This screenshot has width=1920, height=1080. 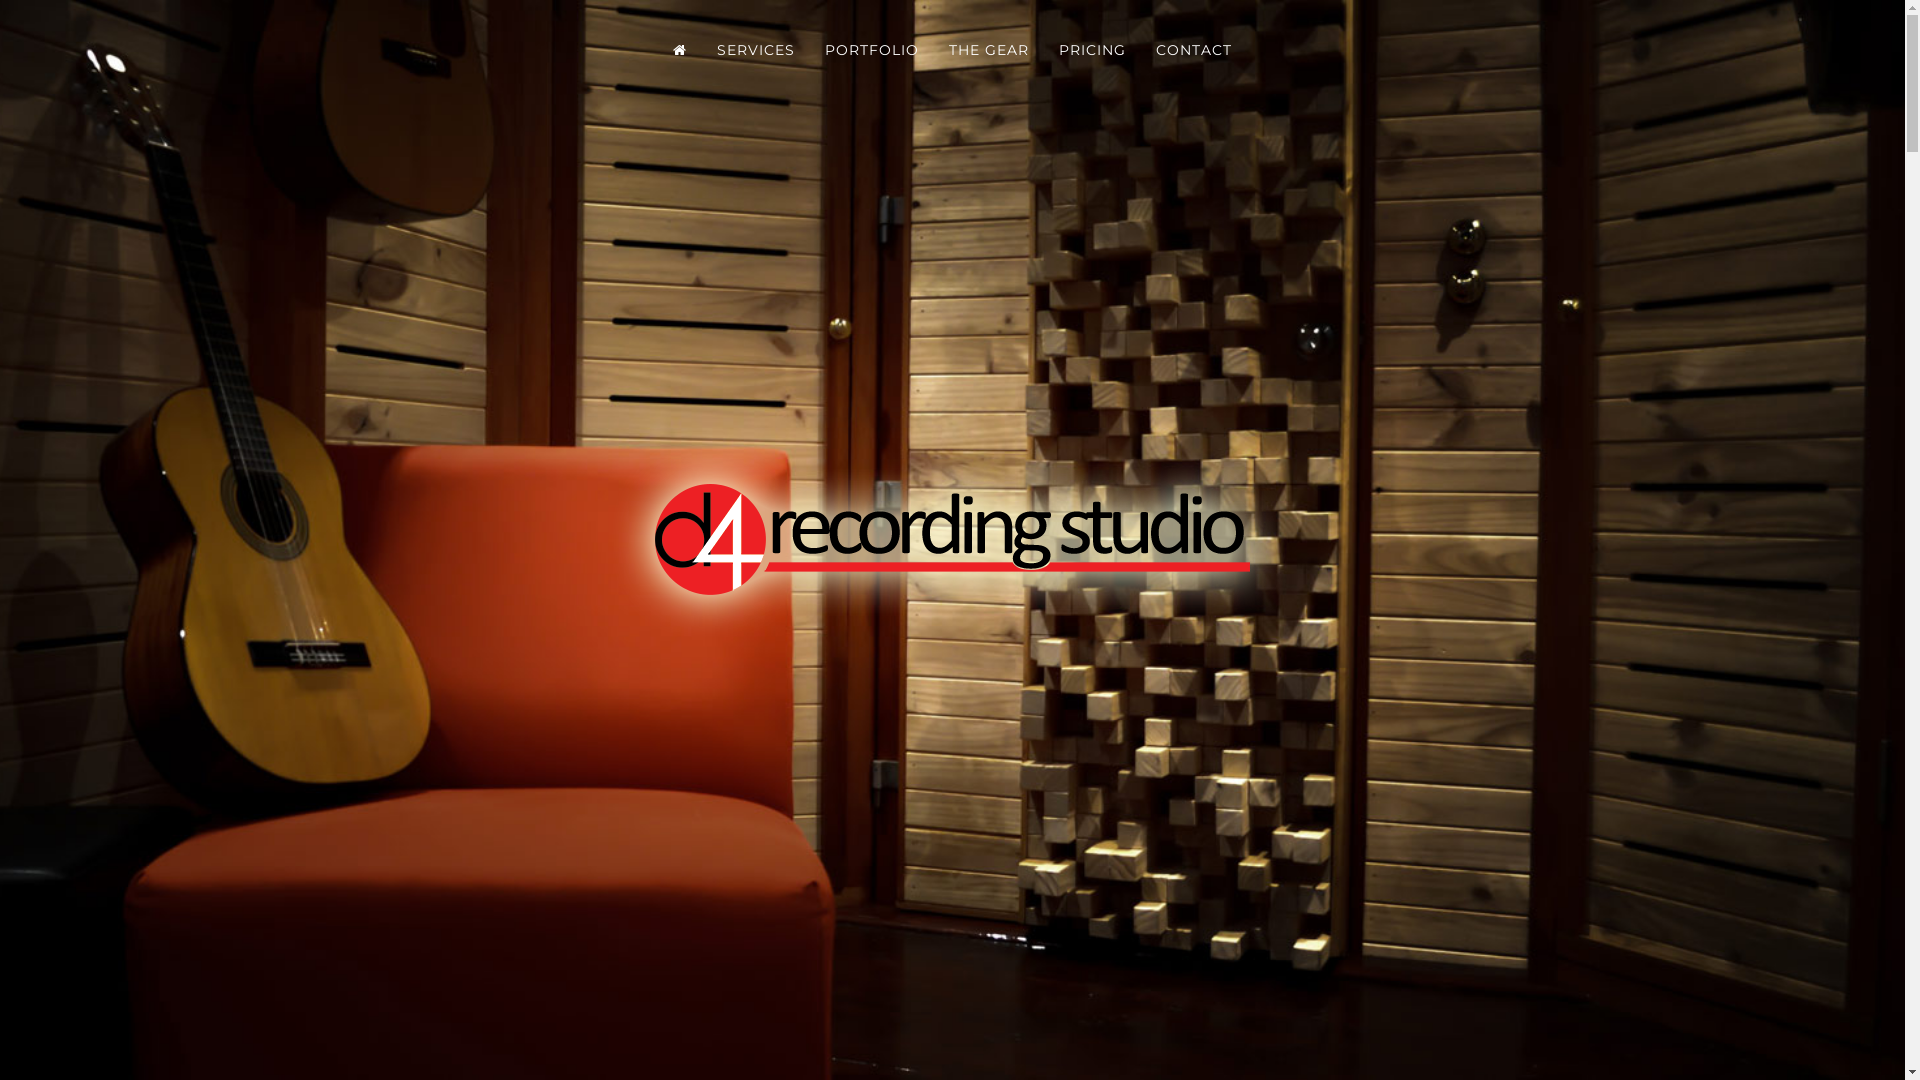 I want to click on 'CONTACT', so click(x=1194, y=49).